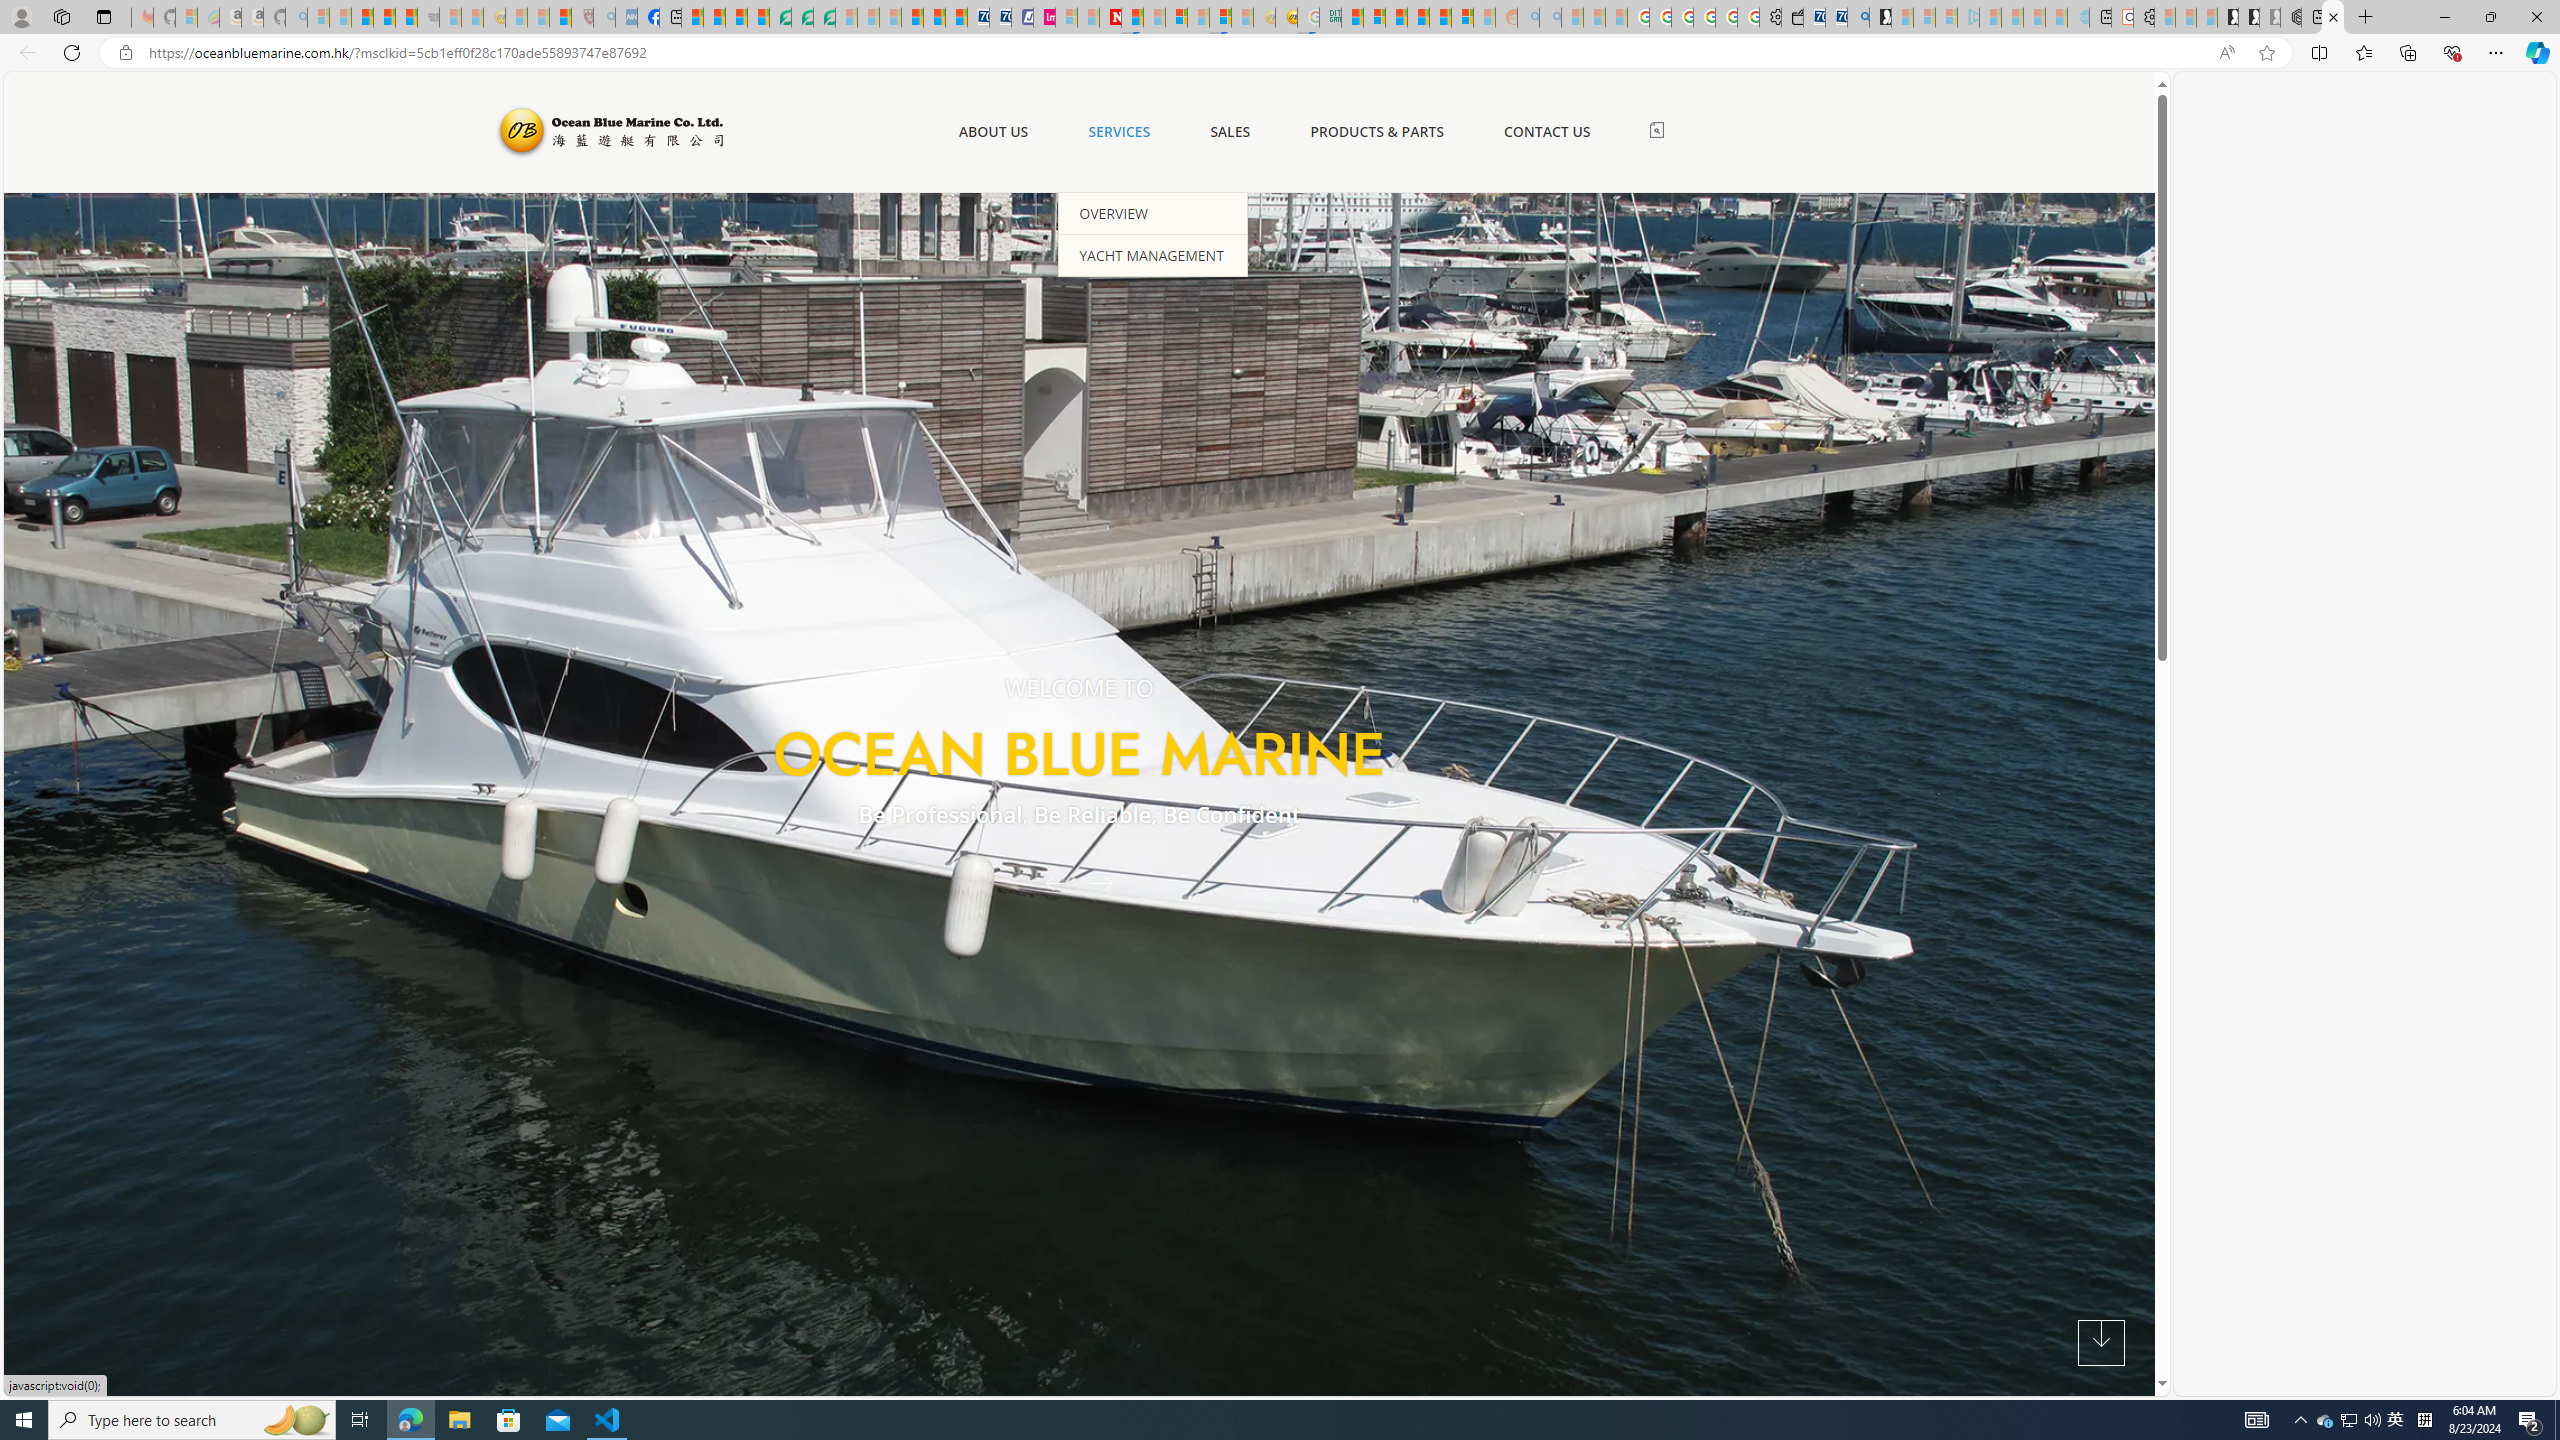 The width and height of the screenshot is (2560, 1440). I want to click on 'Bing Real Estate - Home sales and rental listings', so click(1858, 16).